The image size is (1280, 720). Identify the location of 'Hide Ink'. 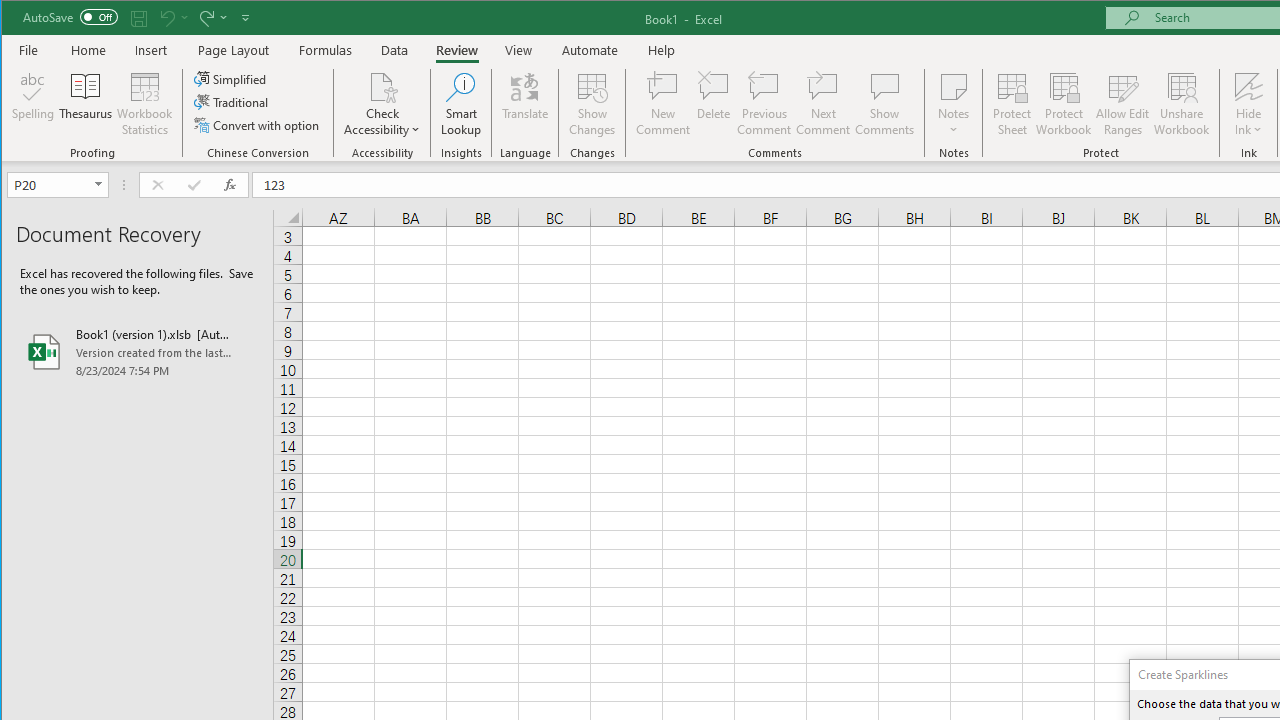
(1247, 104).